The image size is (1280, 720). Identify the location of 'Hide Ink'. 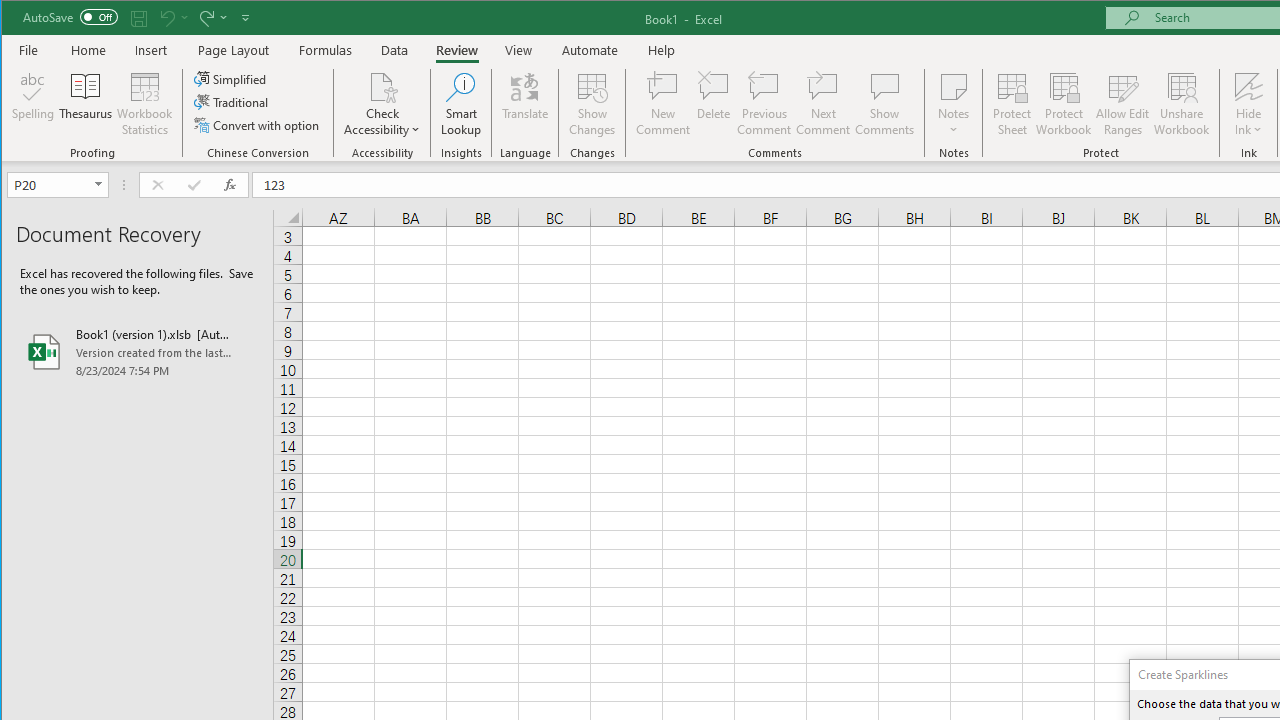
(1247, 104).